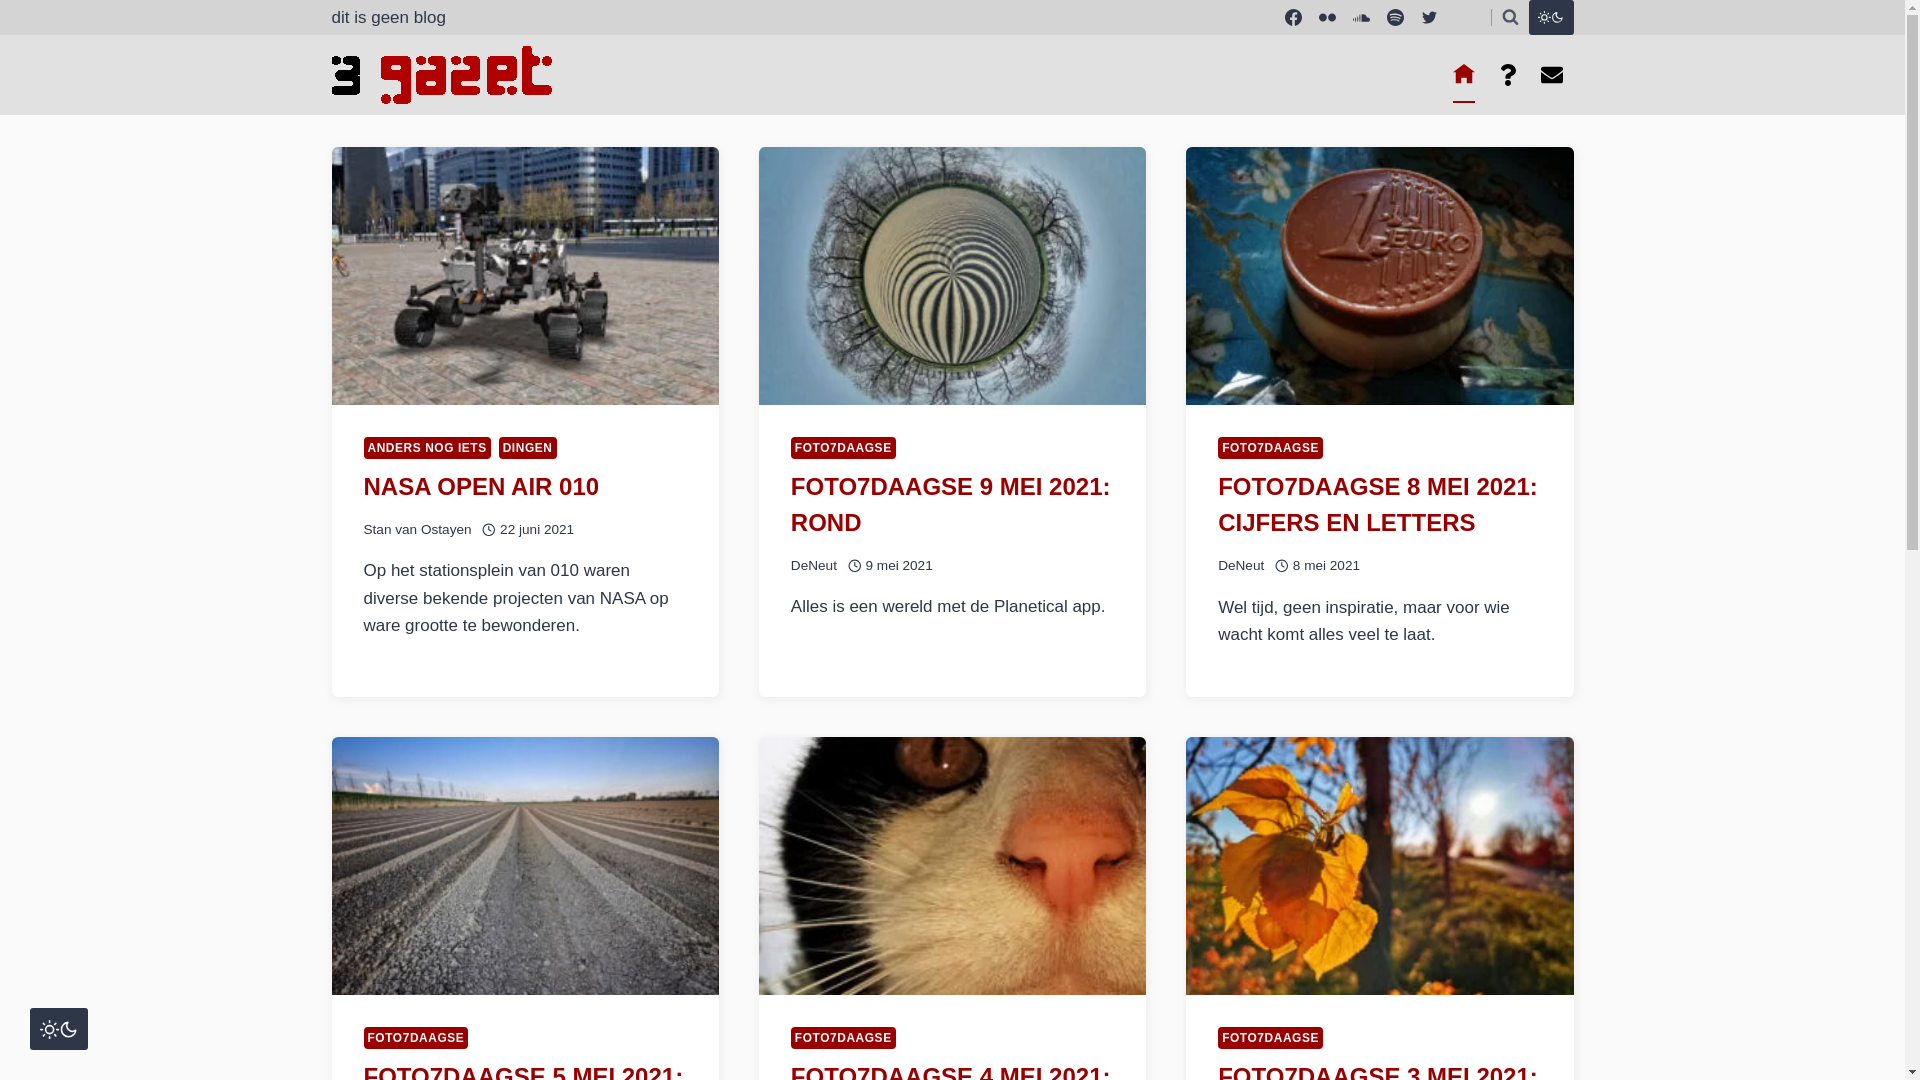 This screenshot has width=1920, height=1080. I want to click on 'ANDERS NOG IETS', so click(426, 446).